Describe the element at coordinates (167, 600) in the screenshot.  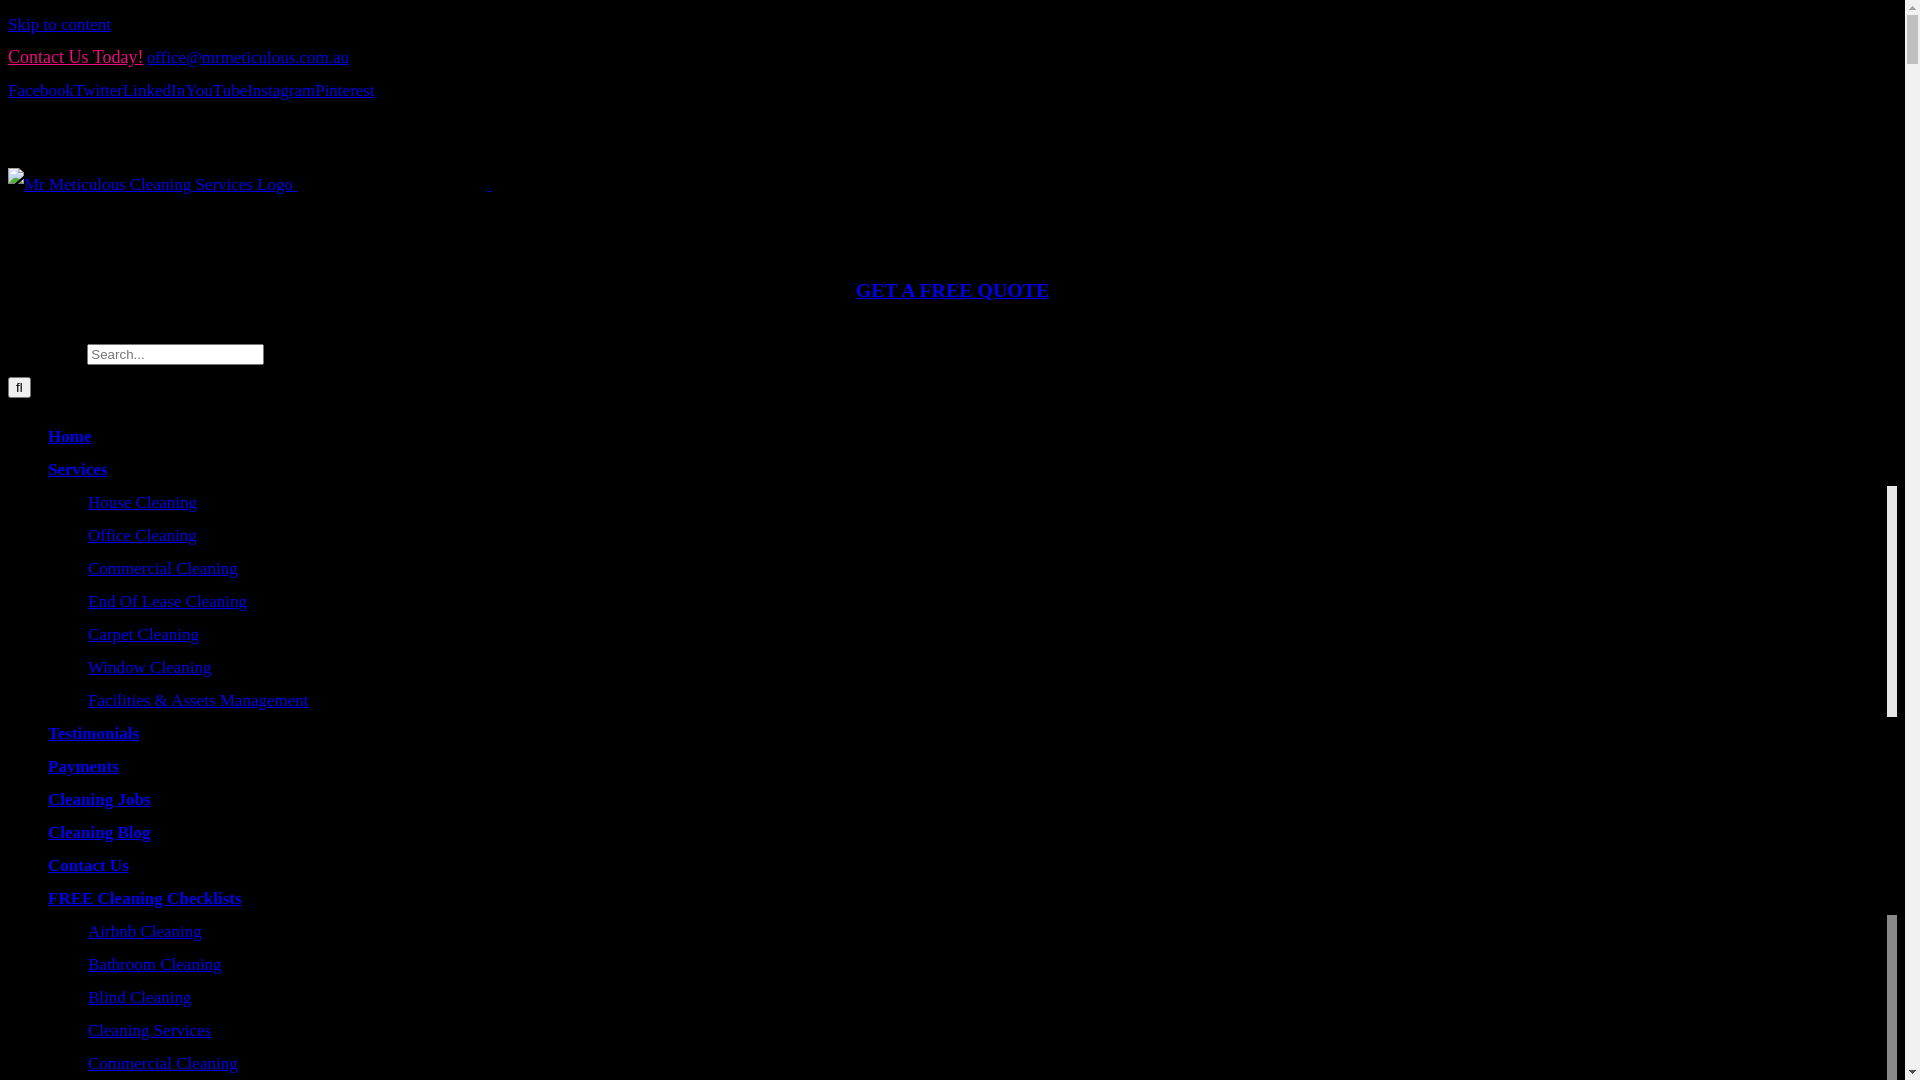
I see `'End Of Lease Cleaning'` at that location.